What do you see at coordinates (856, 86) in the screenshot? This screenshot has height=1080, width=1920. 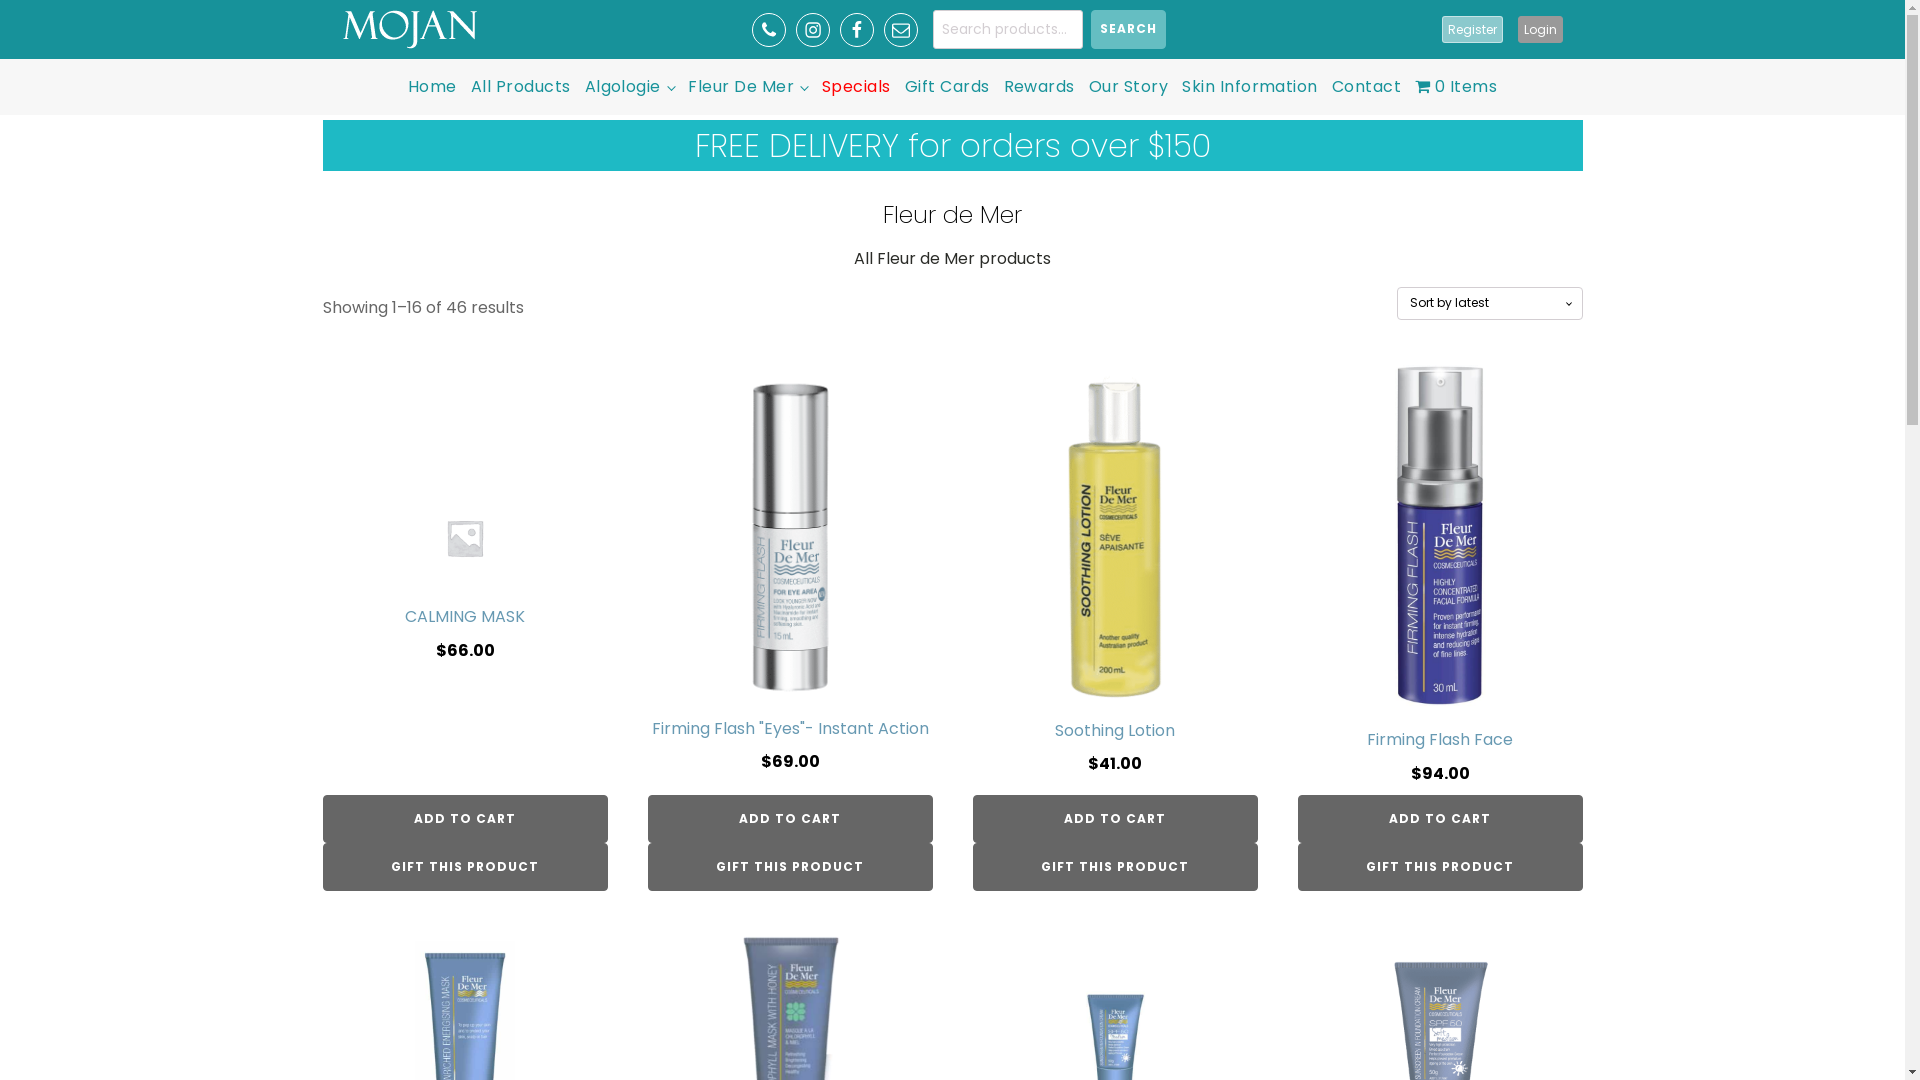 I see `'Specials'` at bounding box center [856, 86].